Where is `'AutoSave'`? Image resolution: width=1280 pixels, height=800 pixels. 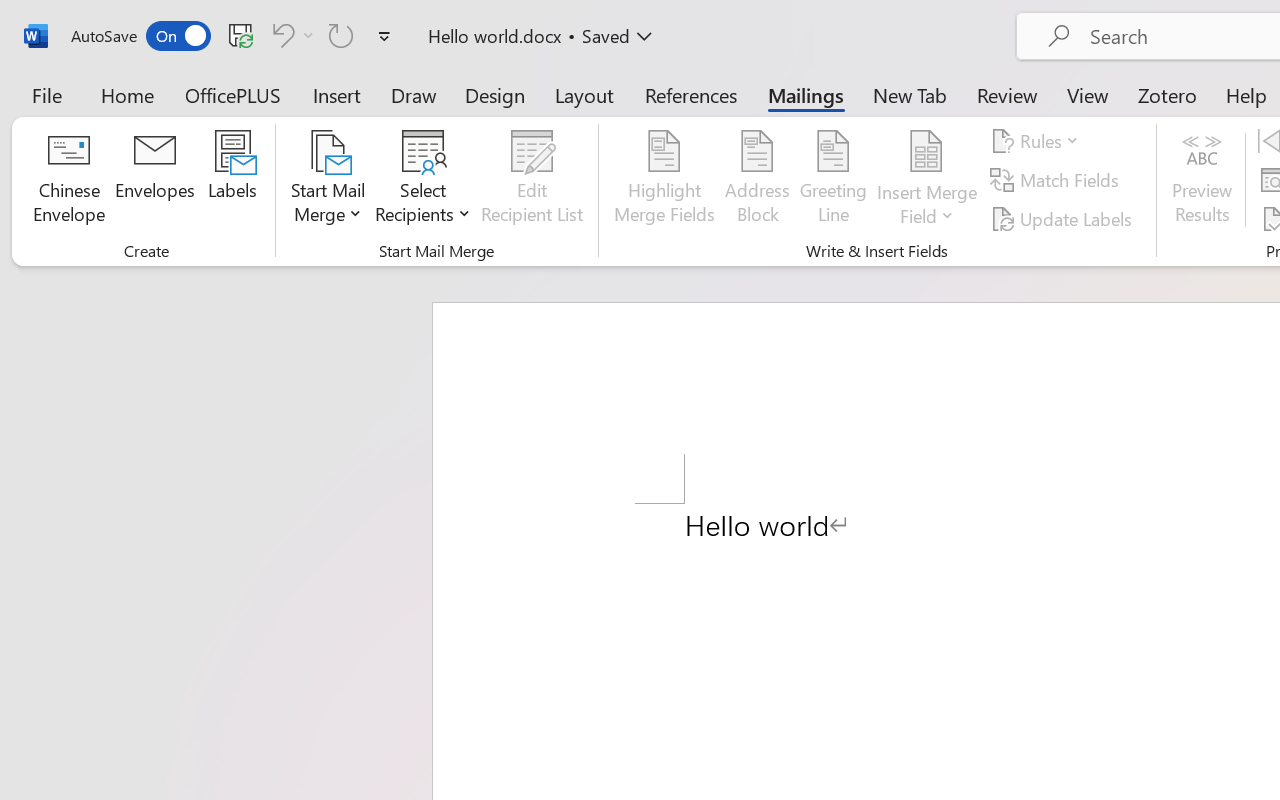 'AutoSave' is located at coordinates (139, 35).